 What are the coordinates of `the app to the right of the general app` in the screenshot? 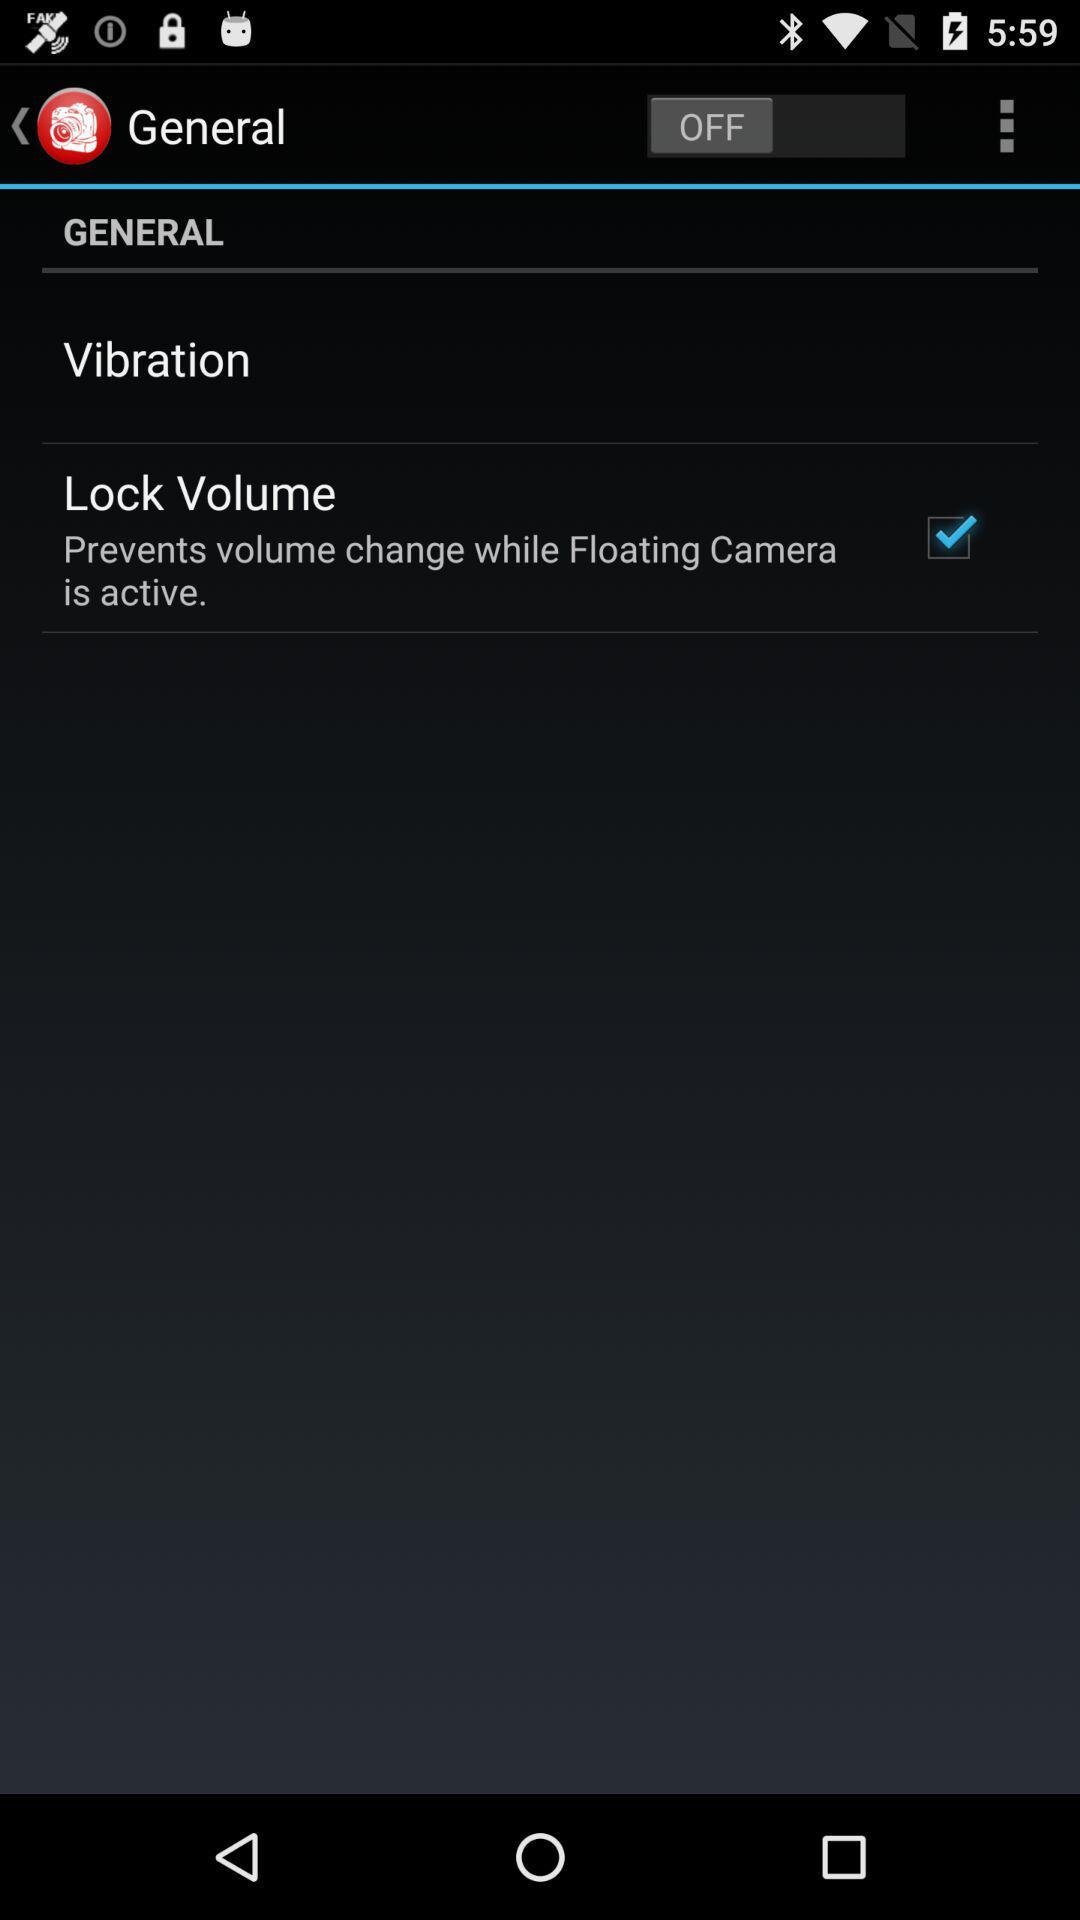 It's located at (775, 124).